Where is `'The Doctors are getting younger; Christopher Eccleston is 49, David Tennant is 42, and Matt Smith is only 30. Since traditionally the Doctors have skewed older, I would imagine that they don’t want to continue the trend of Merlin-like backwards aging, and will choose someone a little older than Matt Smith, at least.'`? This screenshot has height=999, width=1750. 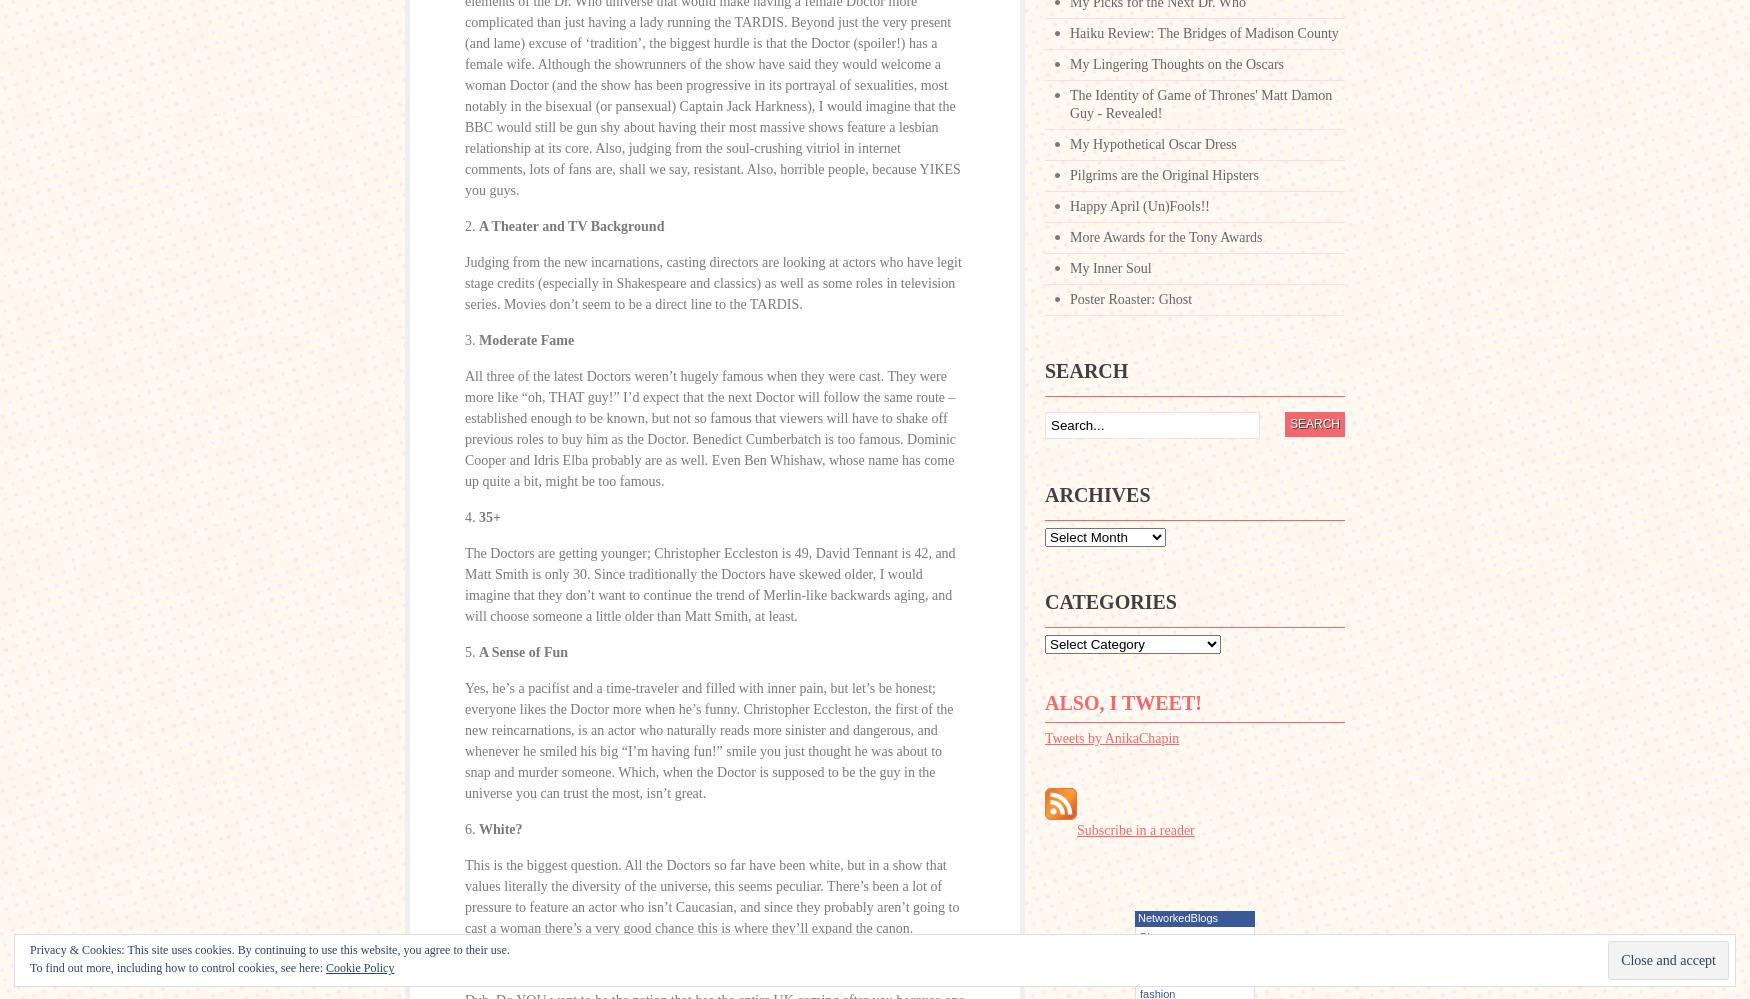
'The Doctors are getting younger; Christopher Eccleston is 49, David Tennant is 42, and Matt Smith is only 30. Since traditionally the Doctors have skewed older, I would imagine that they don’t want to continue the trend of Merlin-like backwards aging, and will choose someone a little older than Matt Smith, at least.' is located at coordinates (709, 585).